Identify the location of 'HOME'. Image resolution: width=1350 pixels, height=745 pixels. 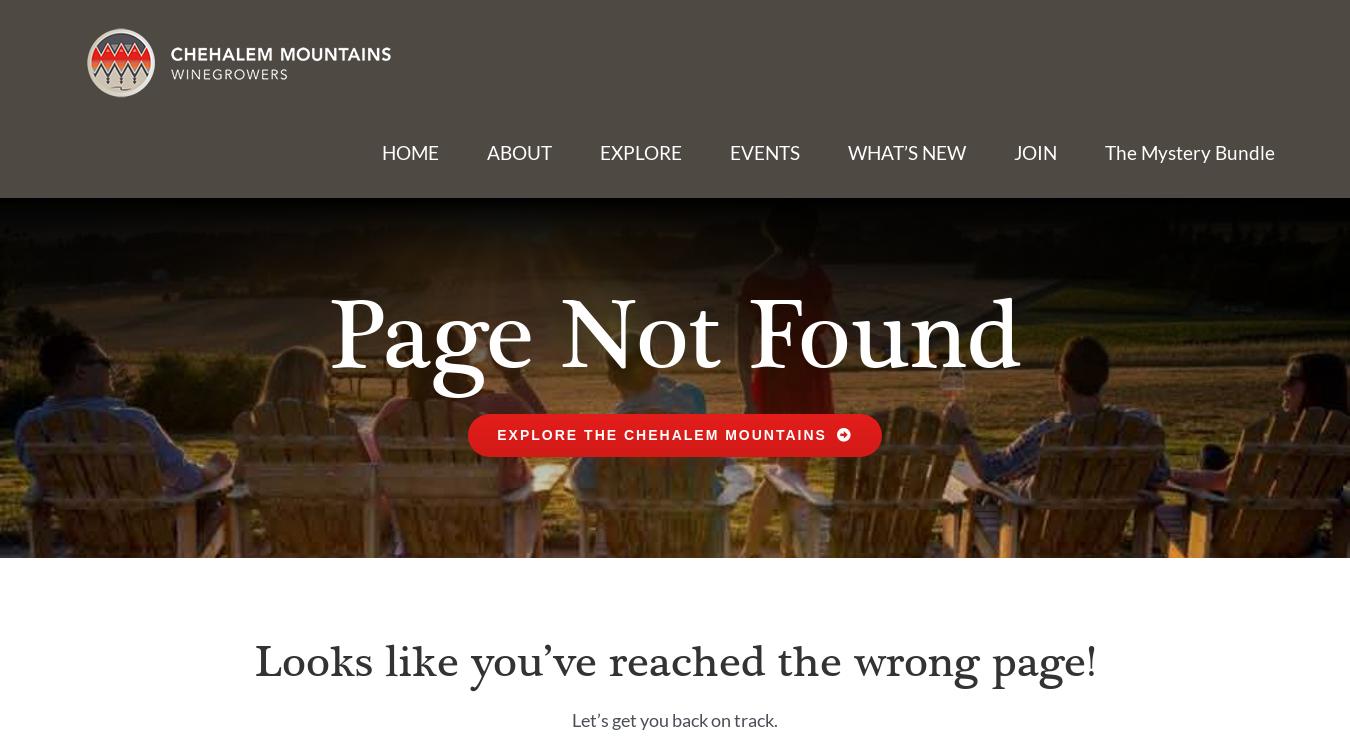
(410, 151).